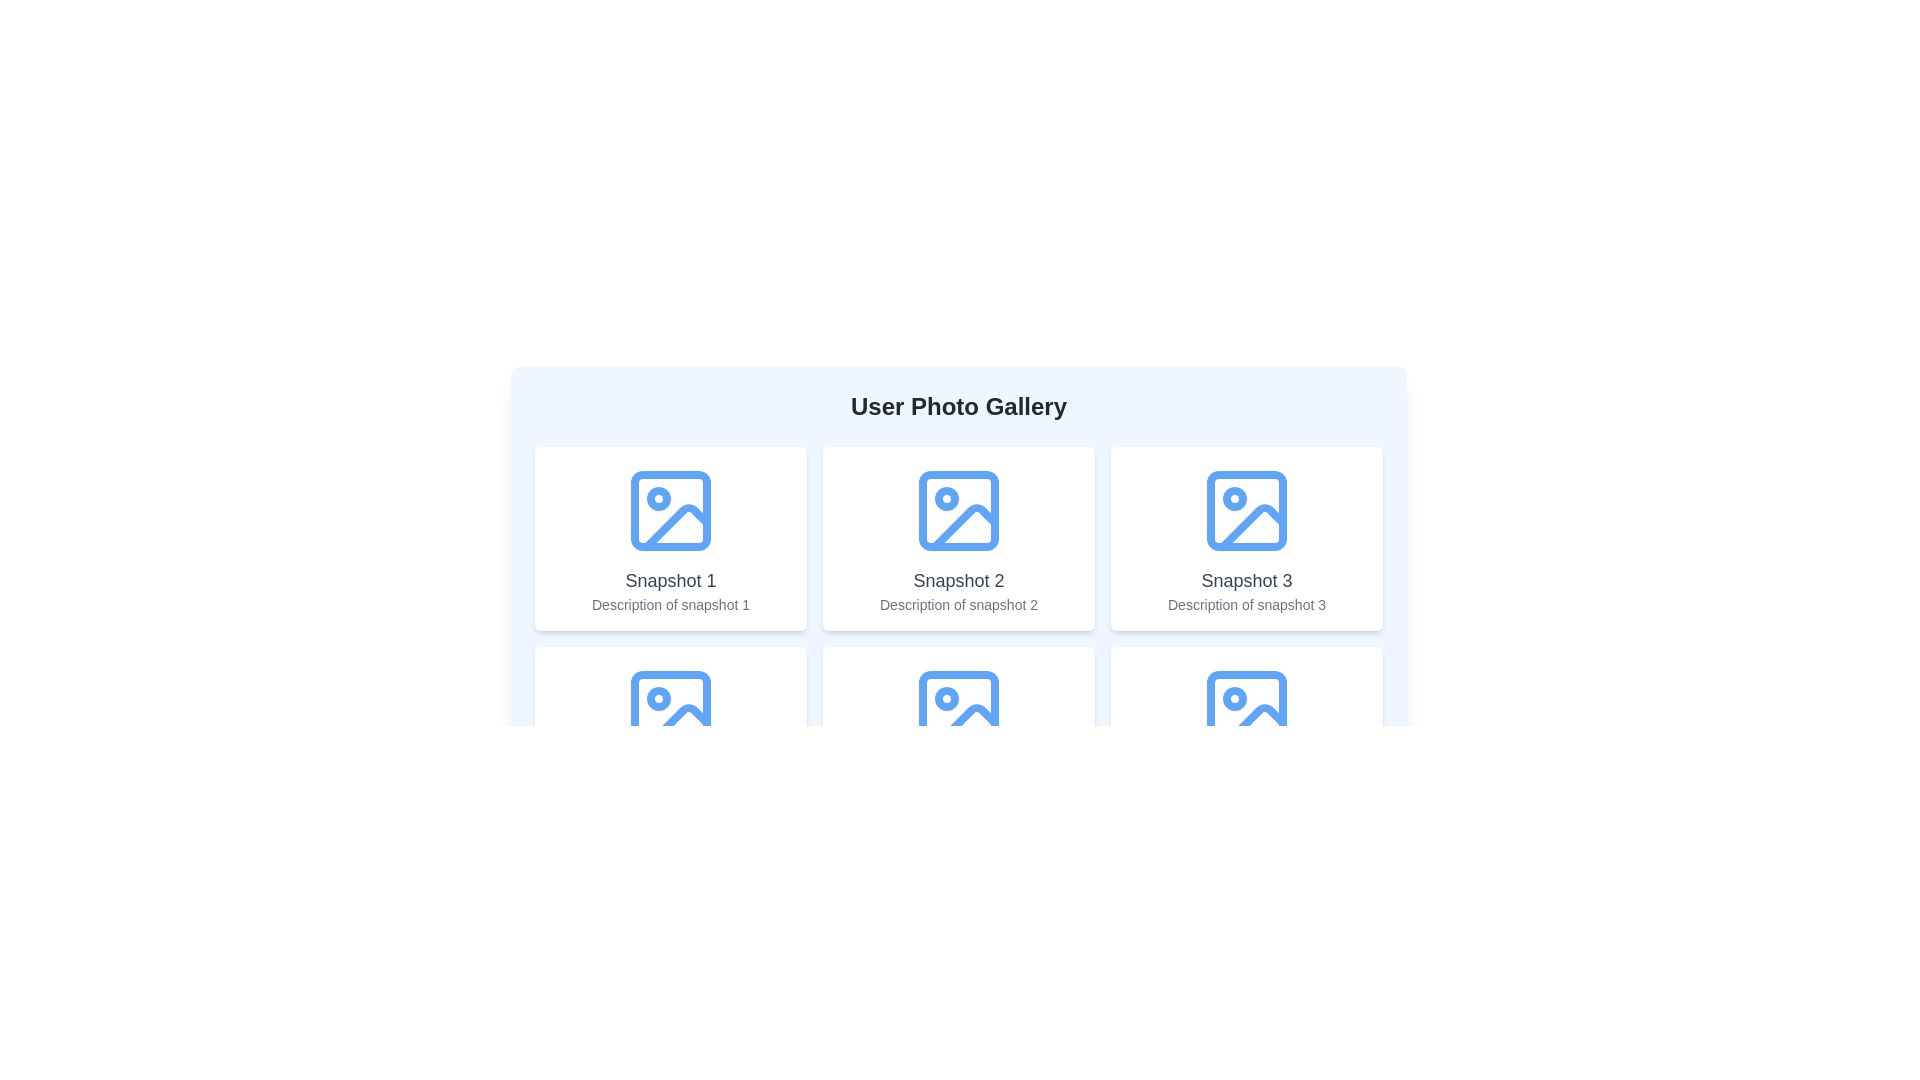  Describe the element at coordinates (1246, 509) in the screenshot. I see `the icon representing an image or snapshot in the gallery located at the top-center of the card labeled 'Snapshot 3'` at that location.